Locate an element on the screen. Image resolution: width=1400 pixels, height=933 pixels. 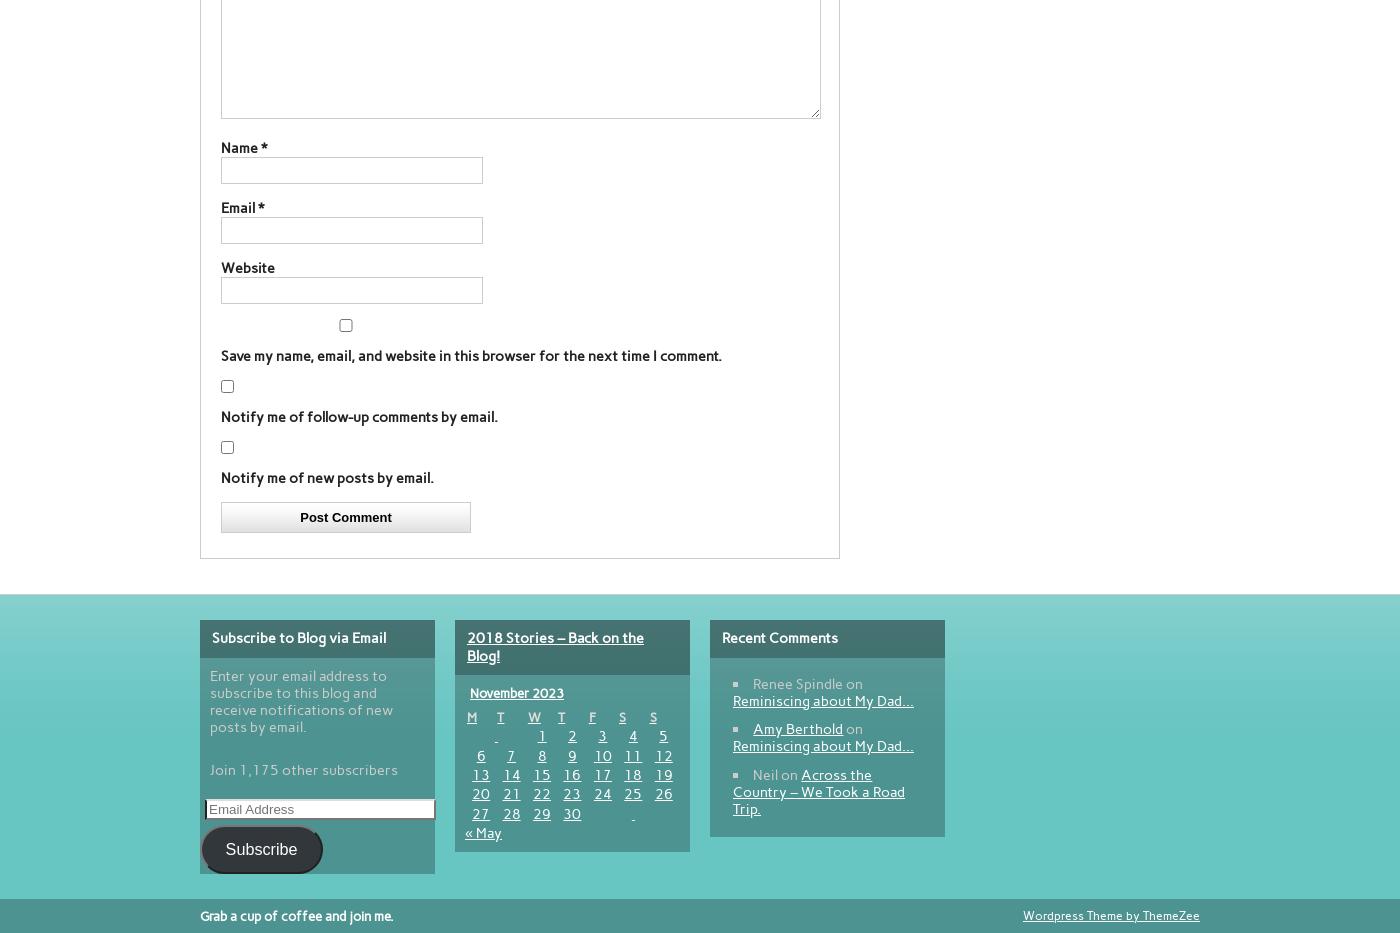
'19' is located at coordinates (653, 773).